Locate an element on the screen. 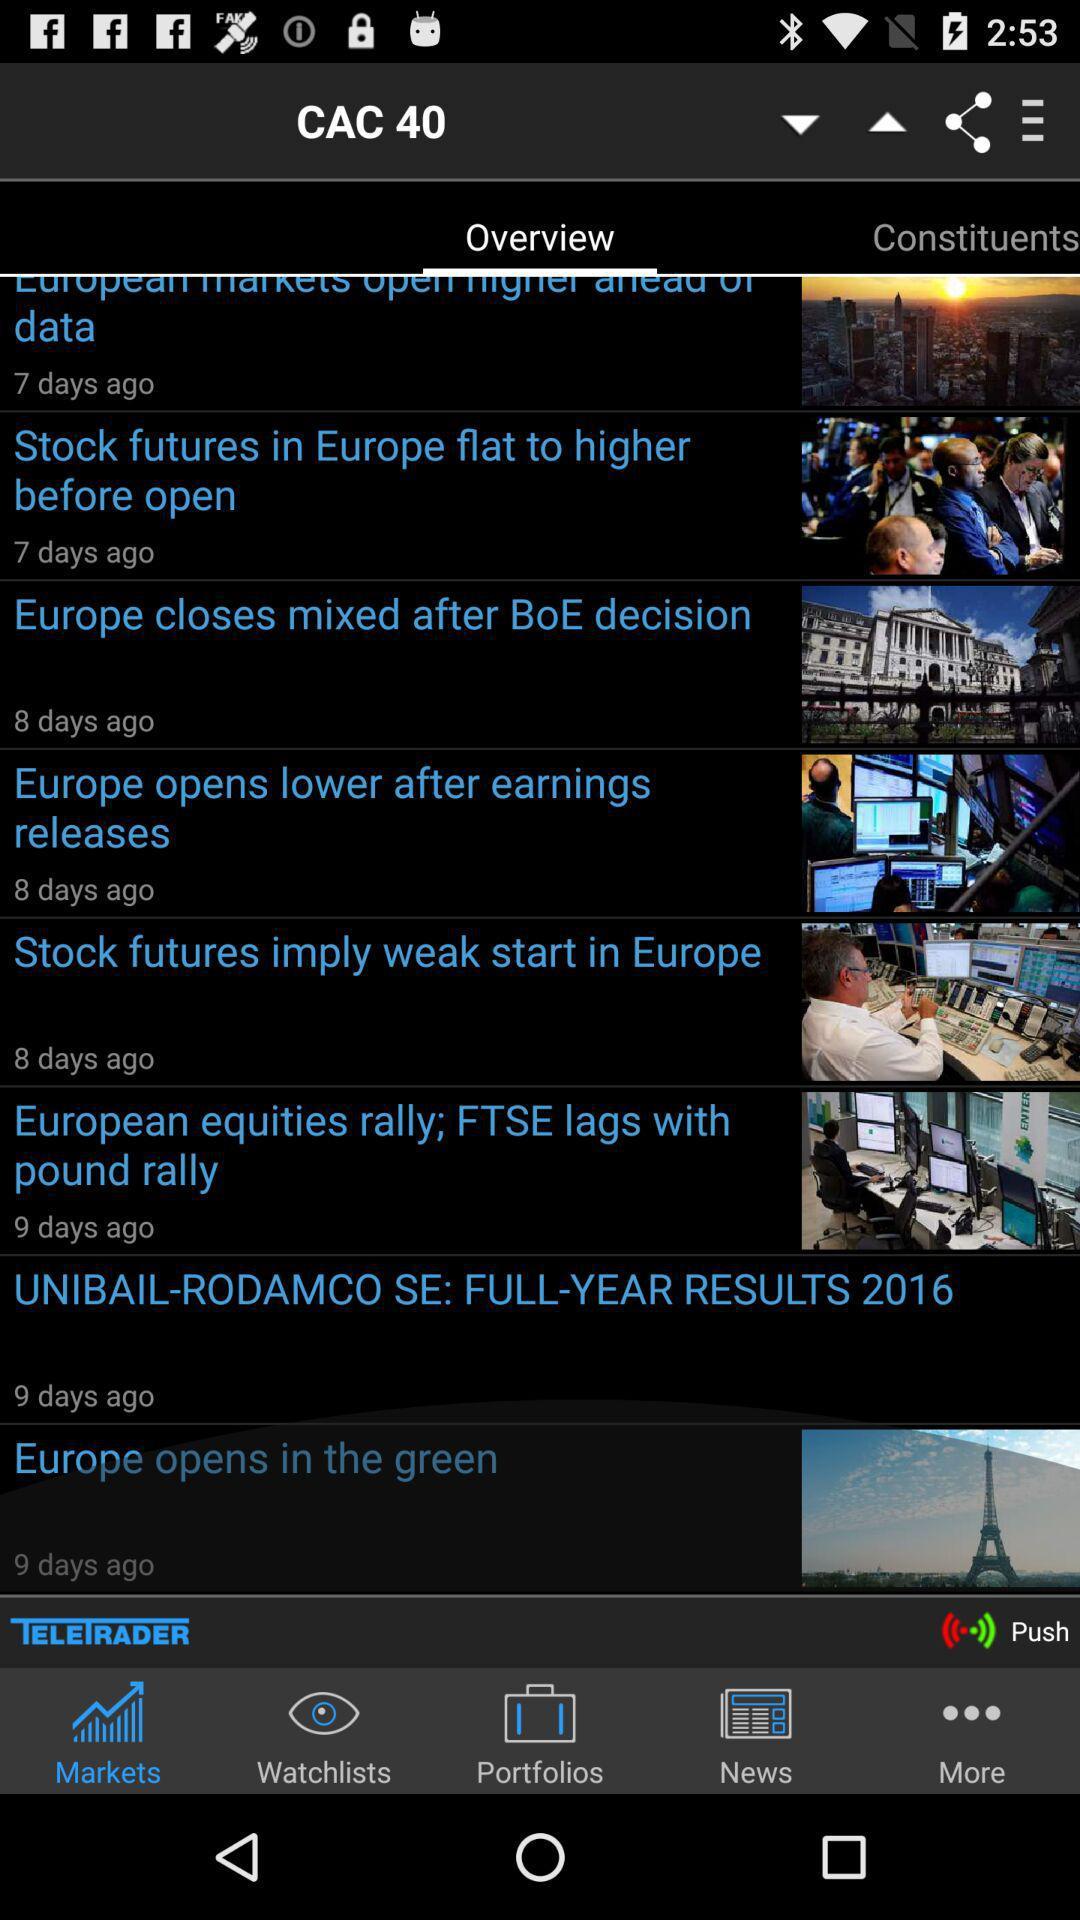 This screenshot has width=1080, height=1920. the icon next to the portfolios is located at coordinates (323, 1732).